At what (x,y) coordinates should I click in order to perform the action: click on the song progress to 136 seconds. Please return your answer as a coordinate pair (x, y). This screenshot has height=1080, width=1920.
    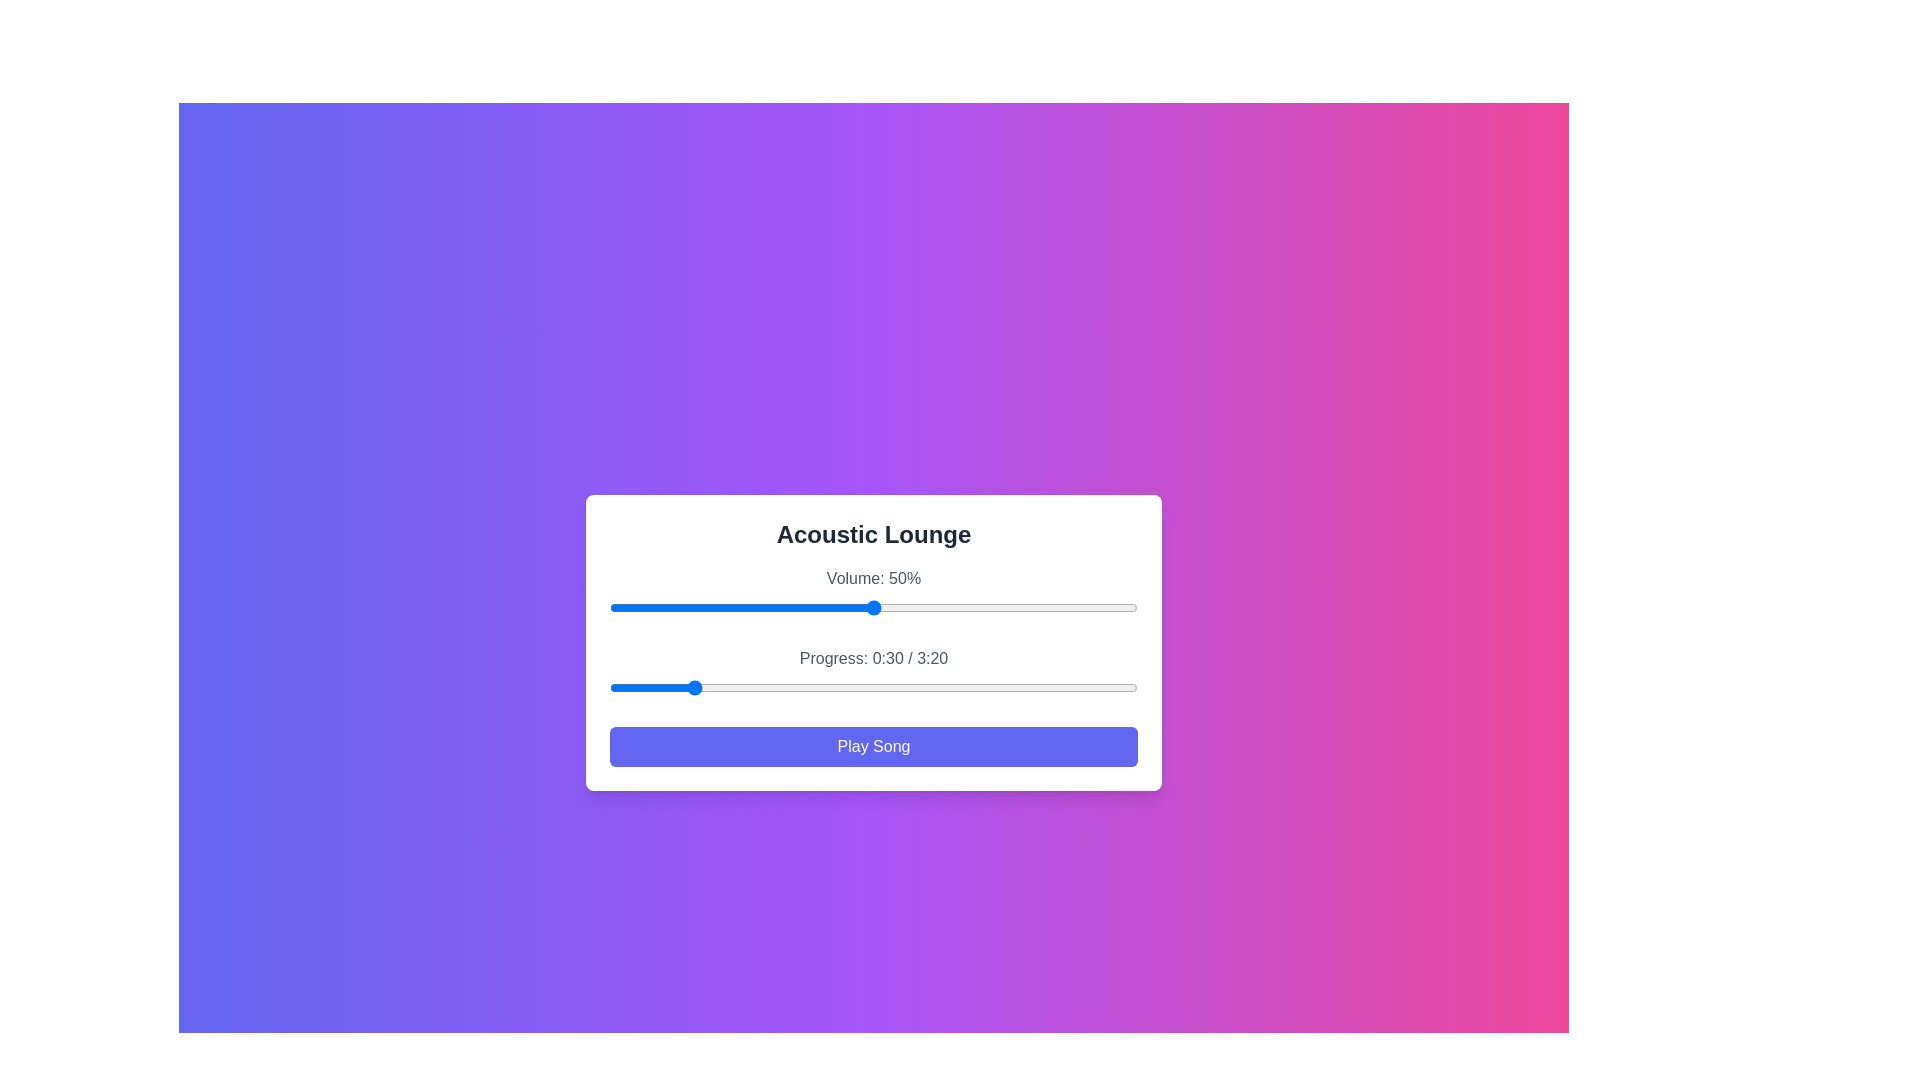
    Looking at the image, I should click on (969, 686).